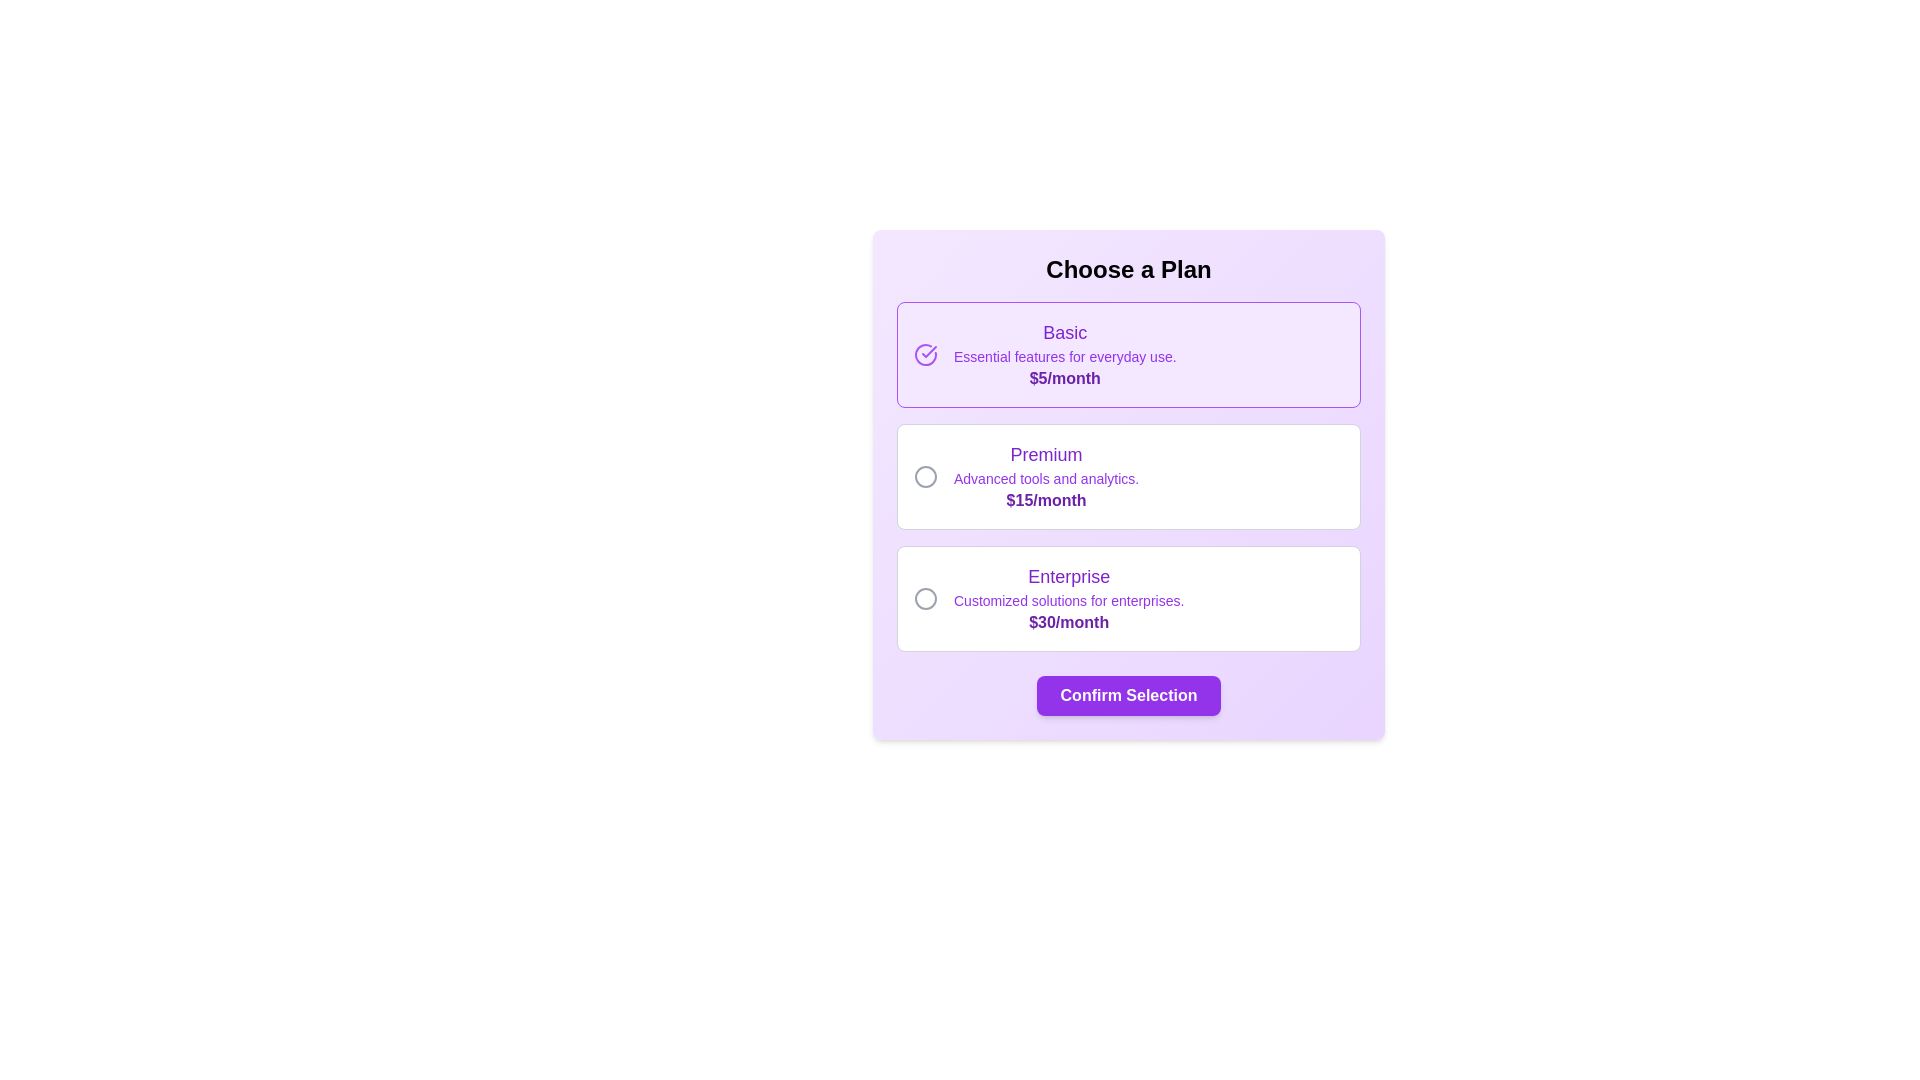 The image size is (1920, 1080). What do you see at coordinates (925, 597) in the screenshot?
I see `the circular icon representing the selection indicator located to the left of the 'Enterprise' text` at bounding box center [925, 597].